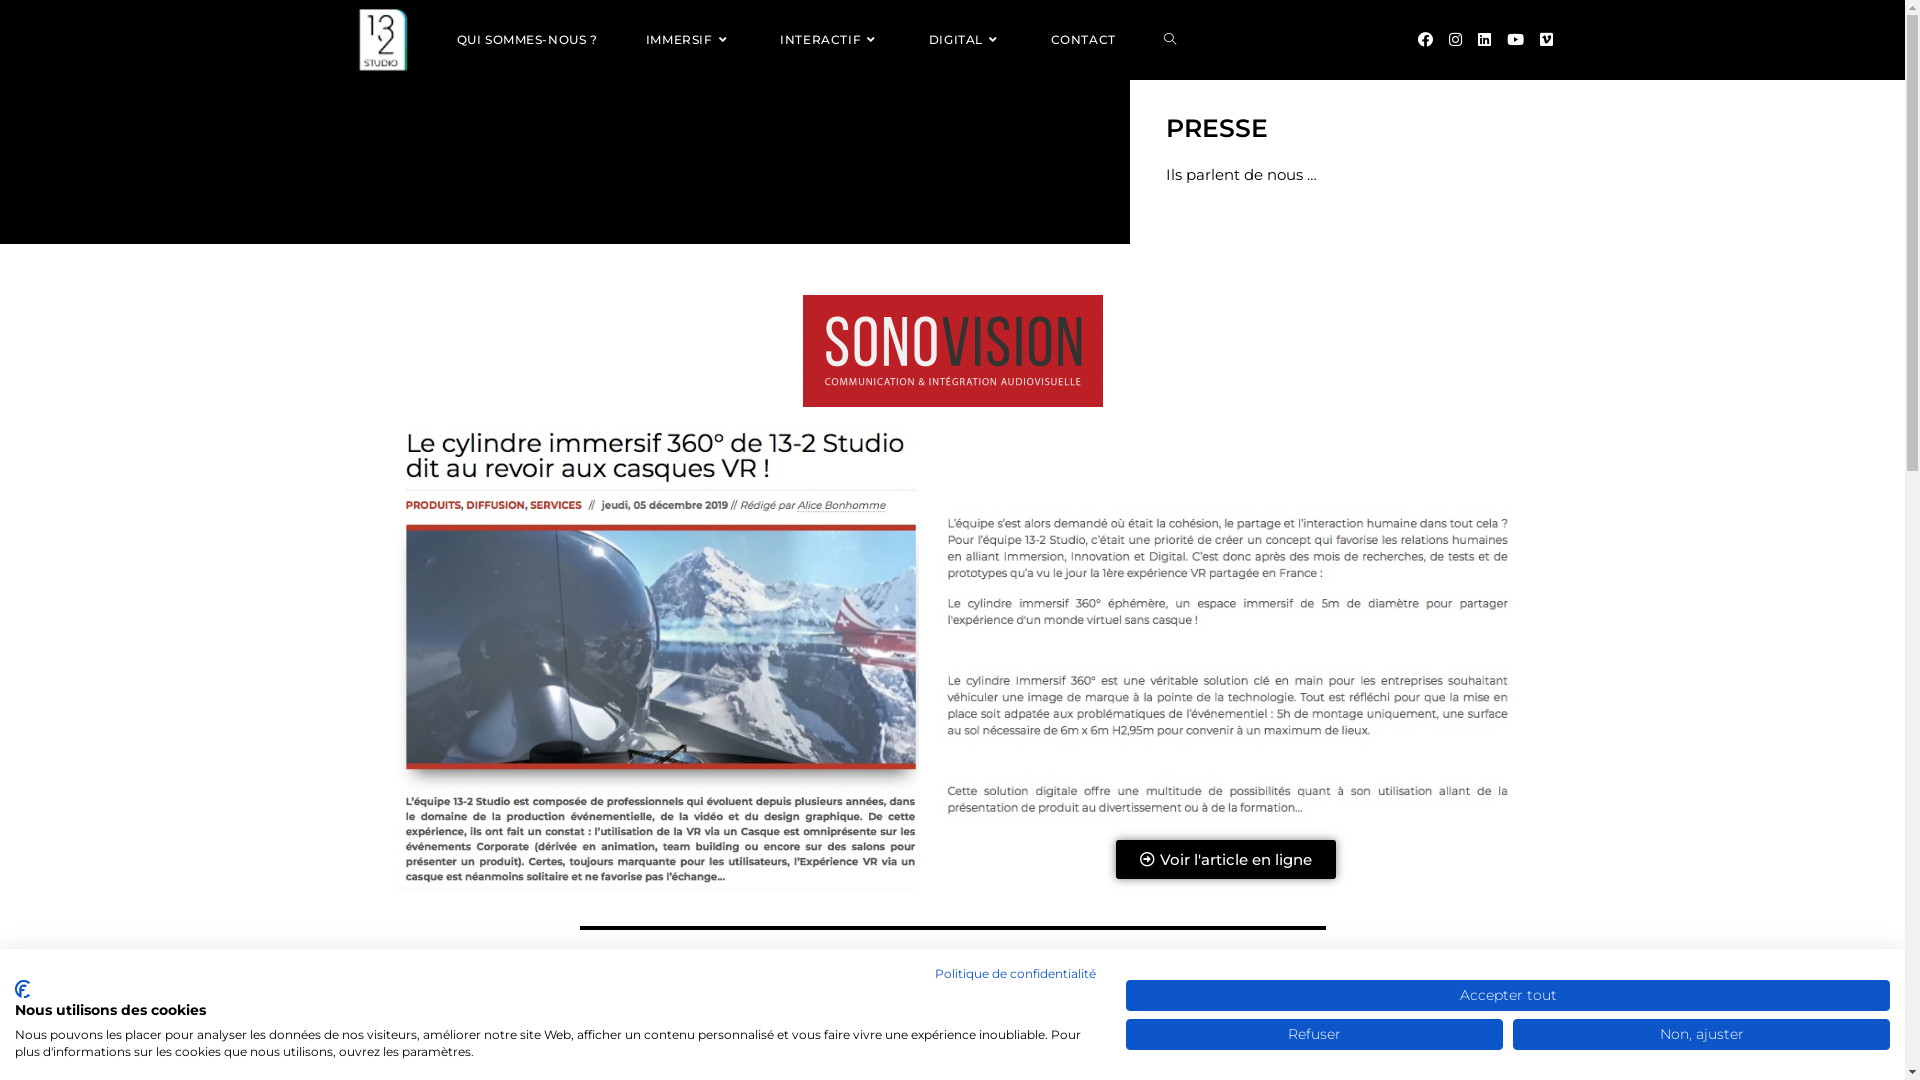 The image size is (1920, 1080). Describe the element at coordinates (1700, 1034) in the screenshot. I see `'Non, ajuster'` at that location.